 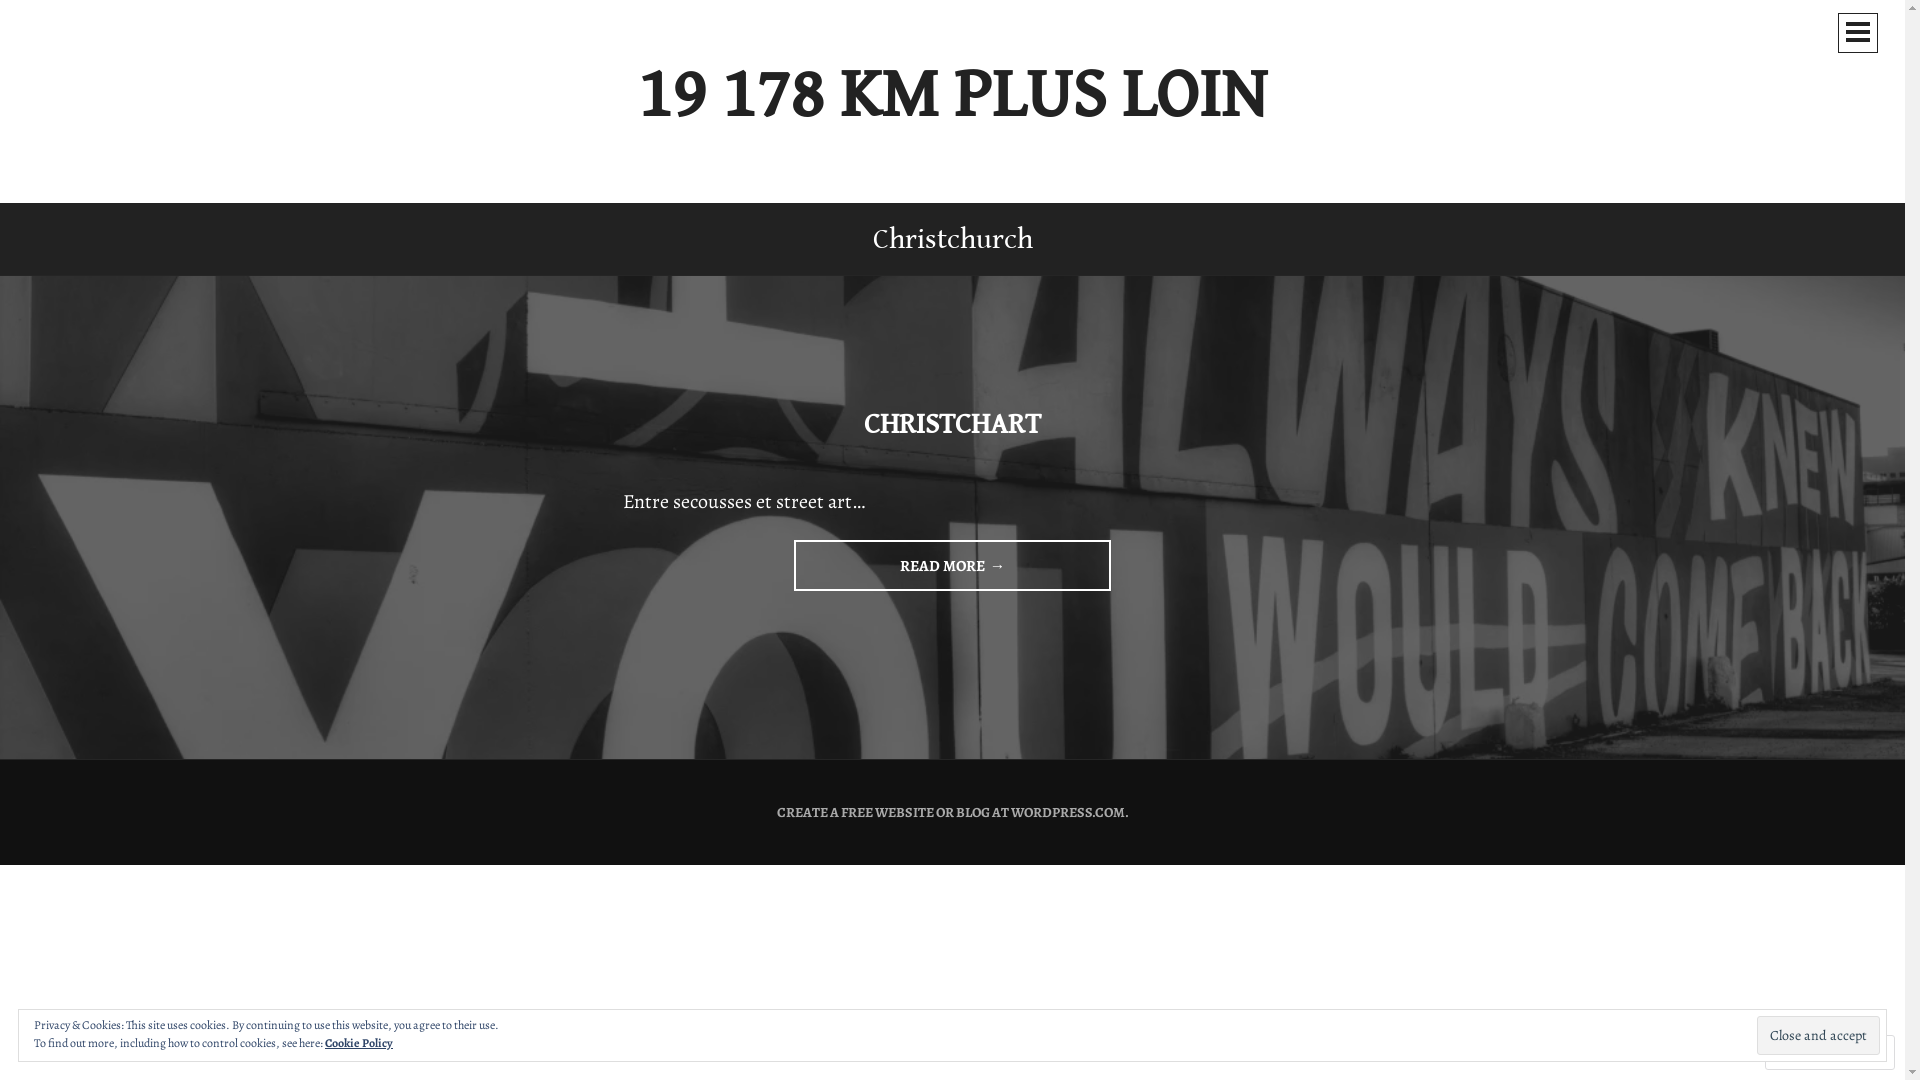 I want to click on 'Follow', so click(x=1810, y=1051).